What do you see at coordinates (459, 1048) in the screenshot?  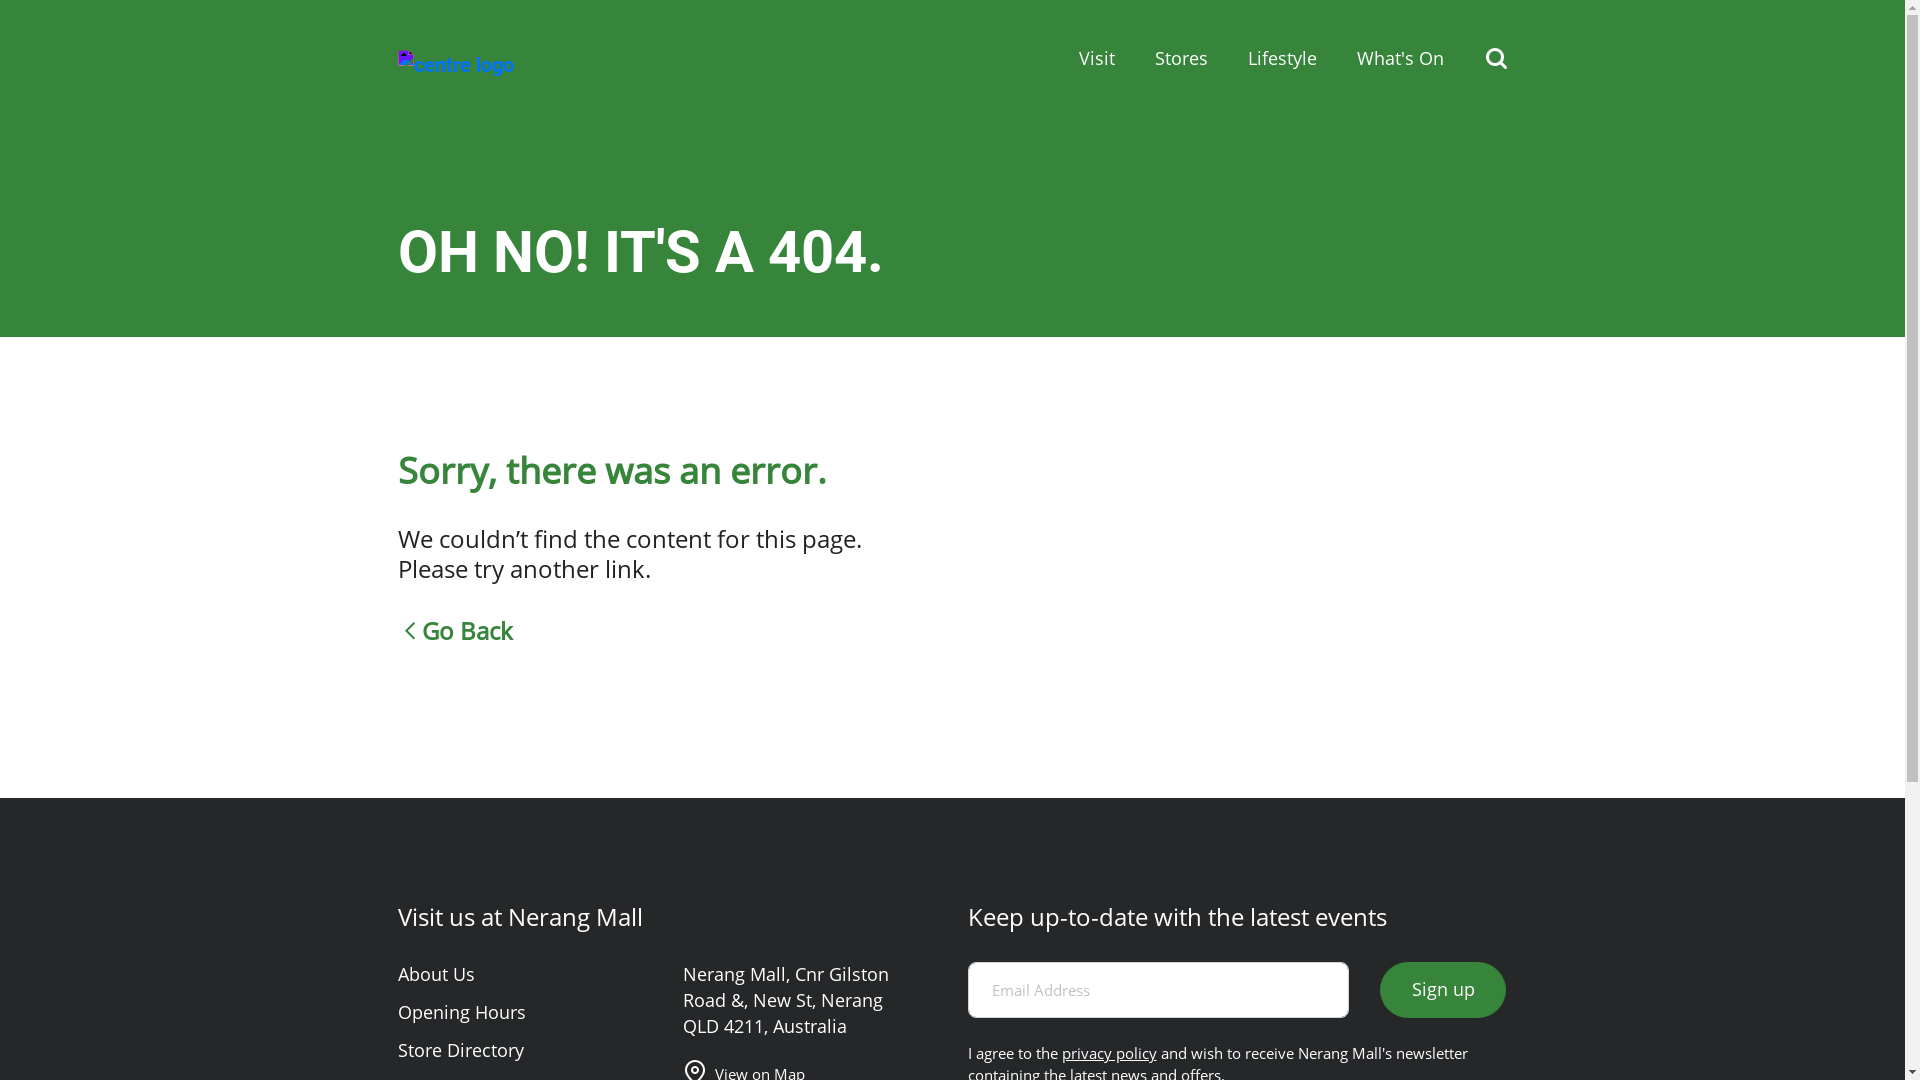 I see `'Store Directory'` at bounding box center [459, 1048].